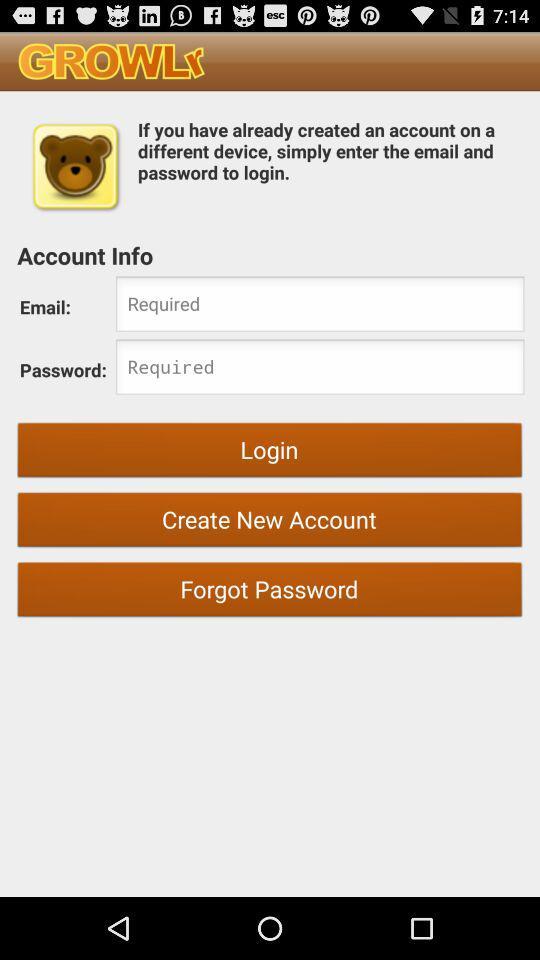  What do you see at coordinates (270, 521) in the screenshot?
I see `the create new account item` at bounding box center [270, 521].